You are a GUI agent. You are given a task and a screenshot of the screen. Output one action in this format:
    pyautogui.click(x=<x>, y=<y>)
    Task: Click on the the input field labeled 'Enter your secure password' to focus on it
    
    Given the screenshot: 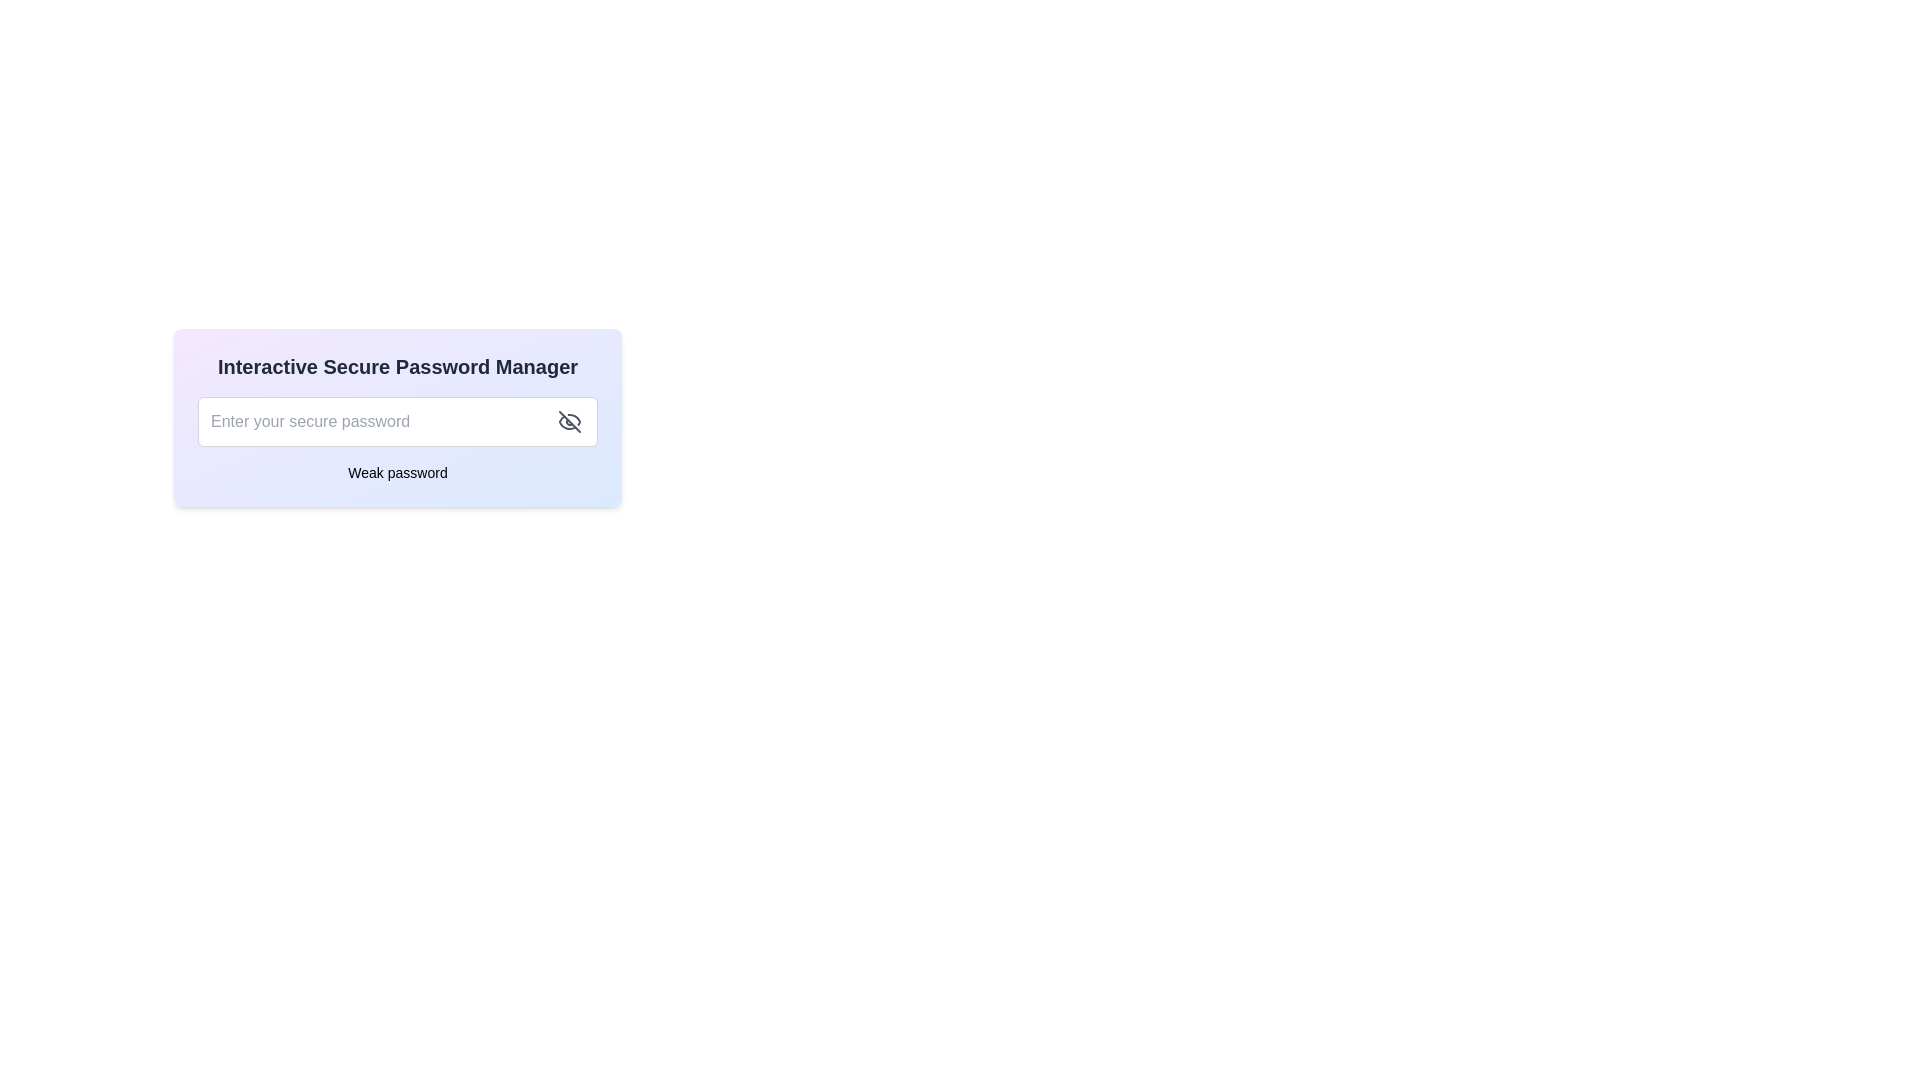 What is the action you would take?
    pyautogui.click(x=398, y=420)
    